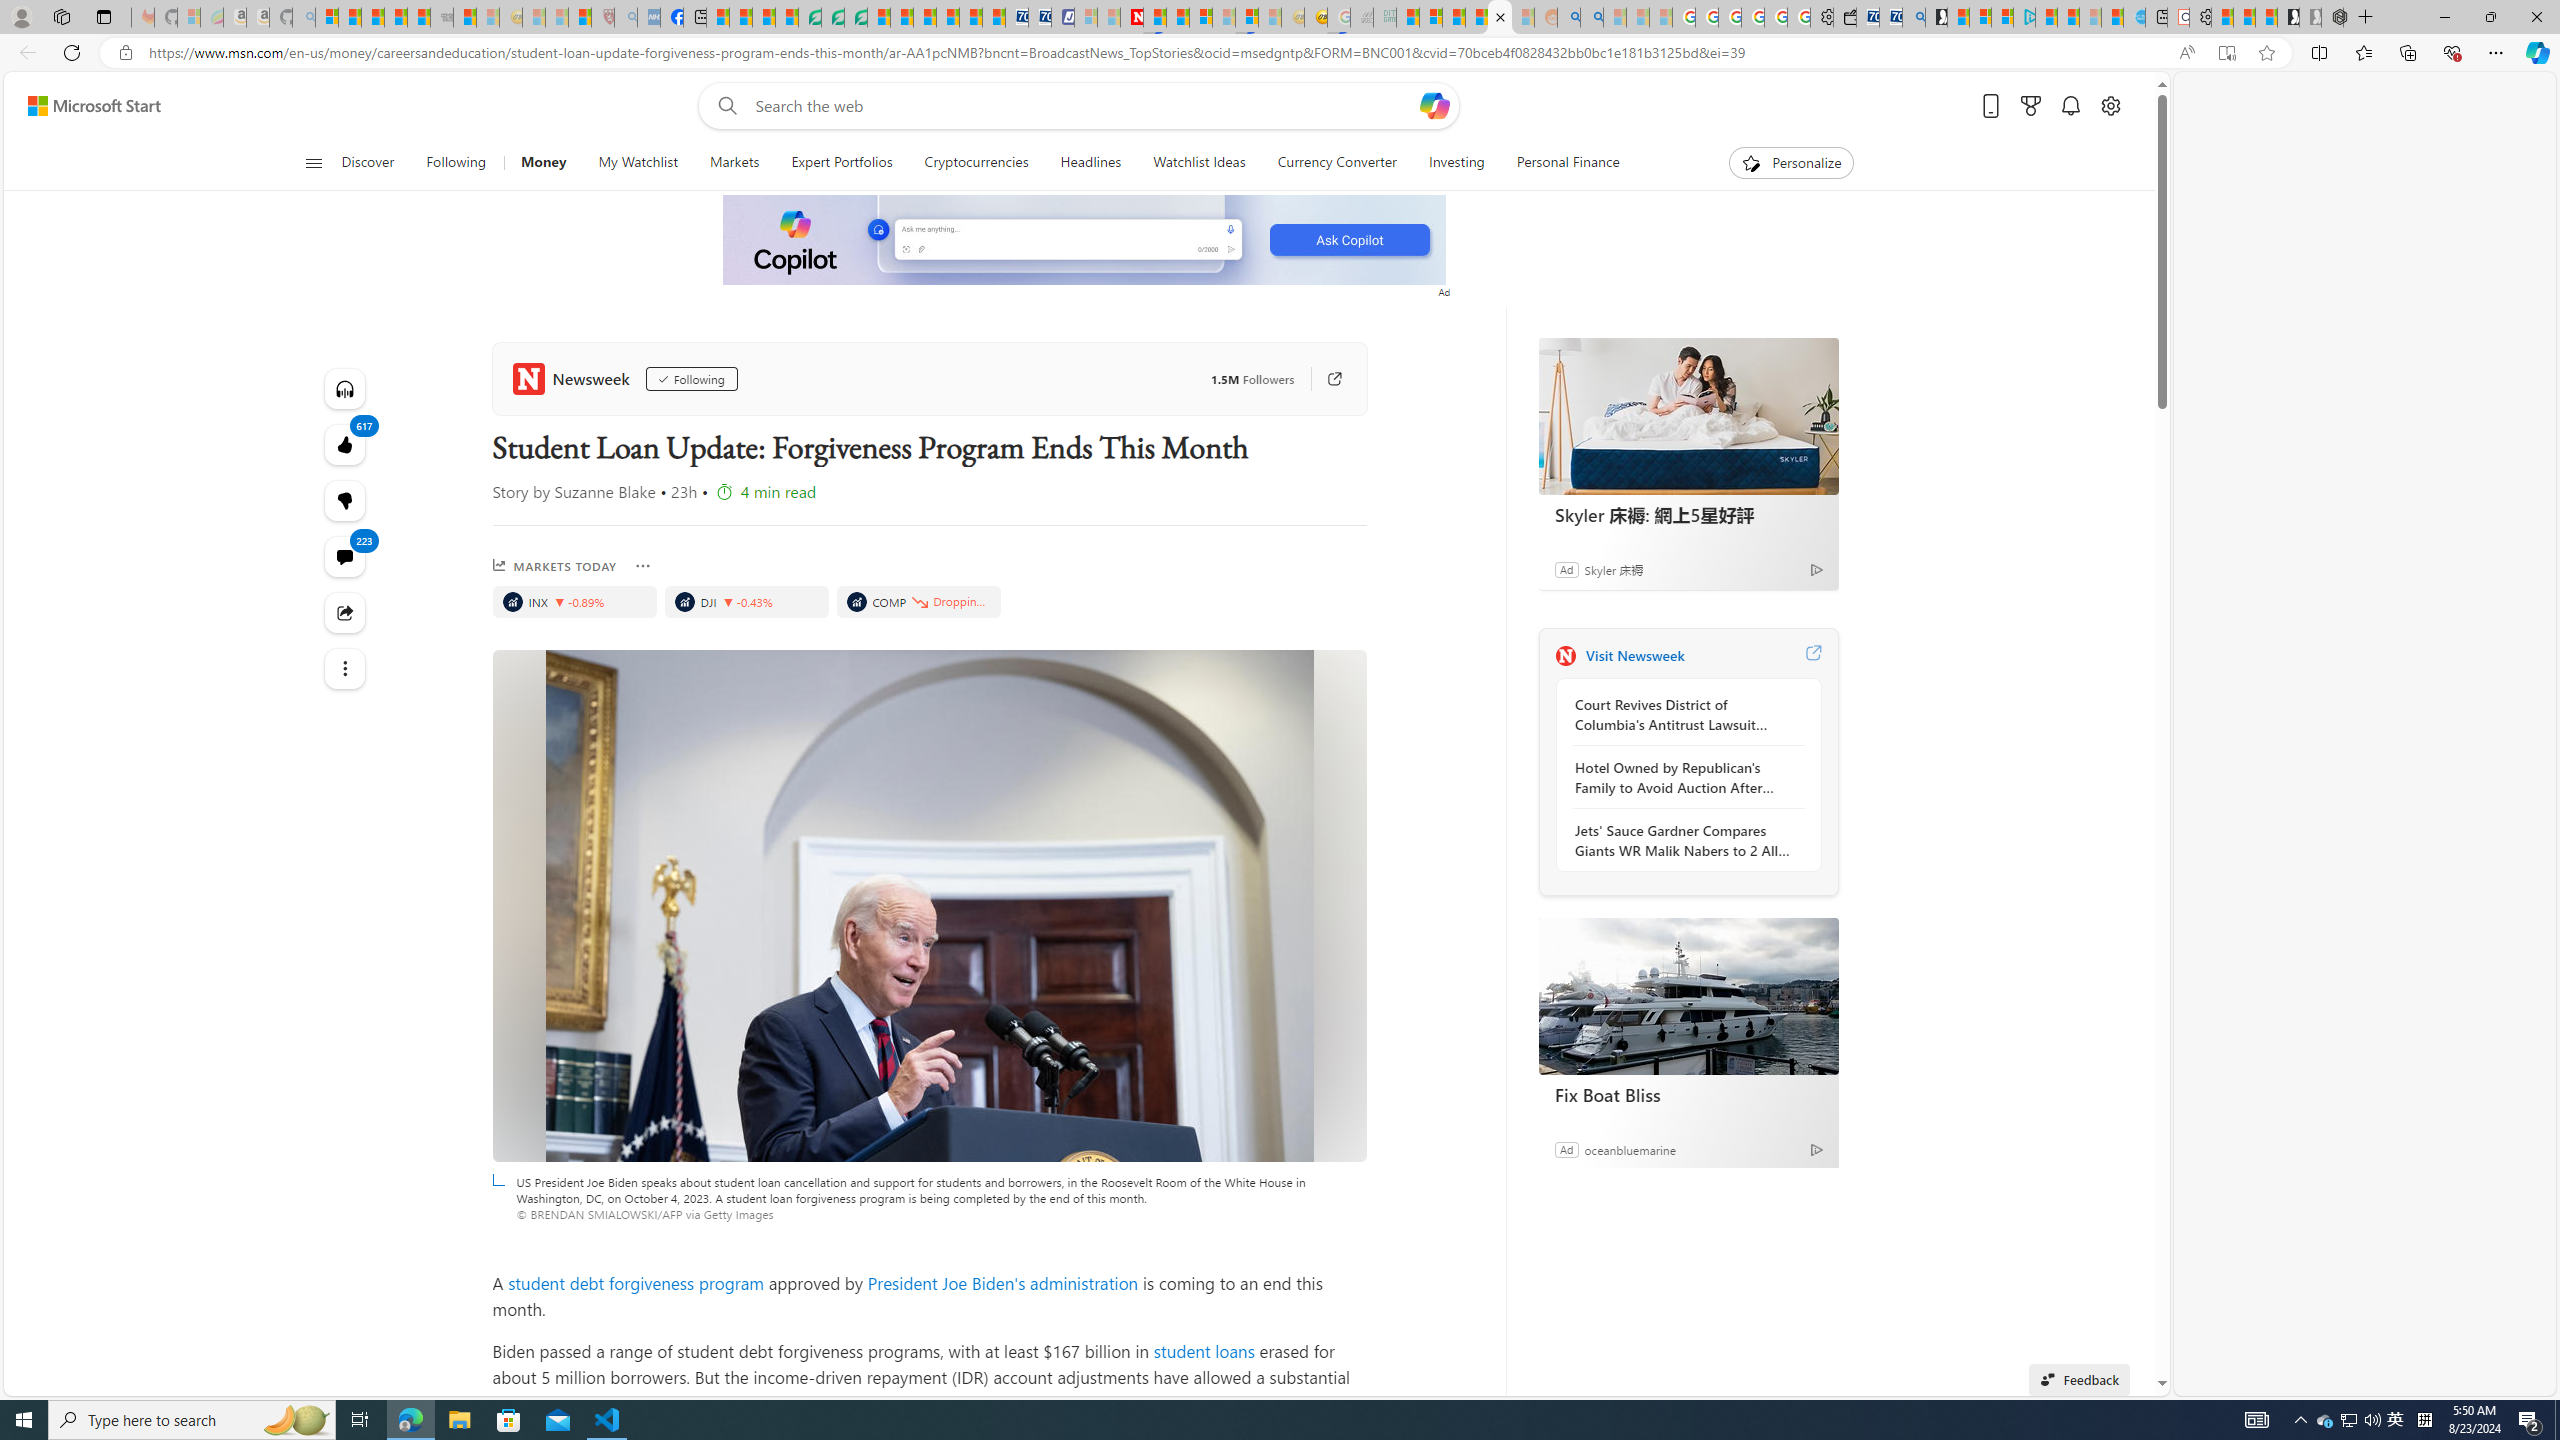 The width and height of the screenshot is (2560, 1440). What do you see at coordinates (345, 556) in the screenshot?
I see `'View comments 223 Comment'` at bounding box center [345, 556].